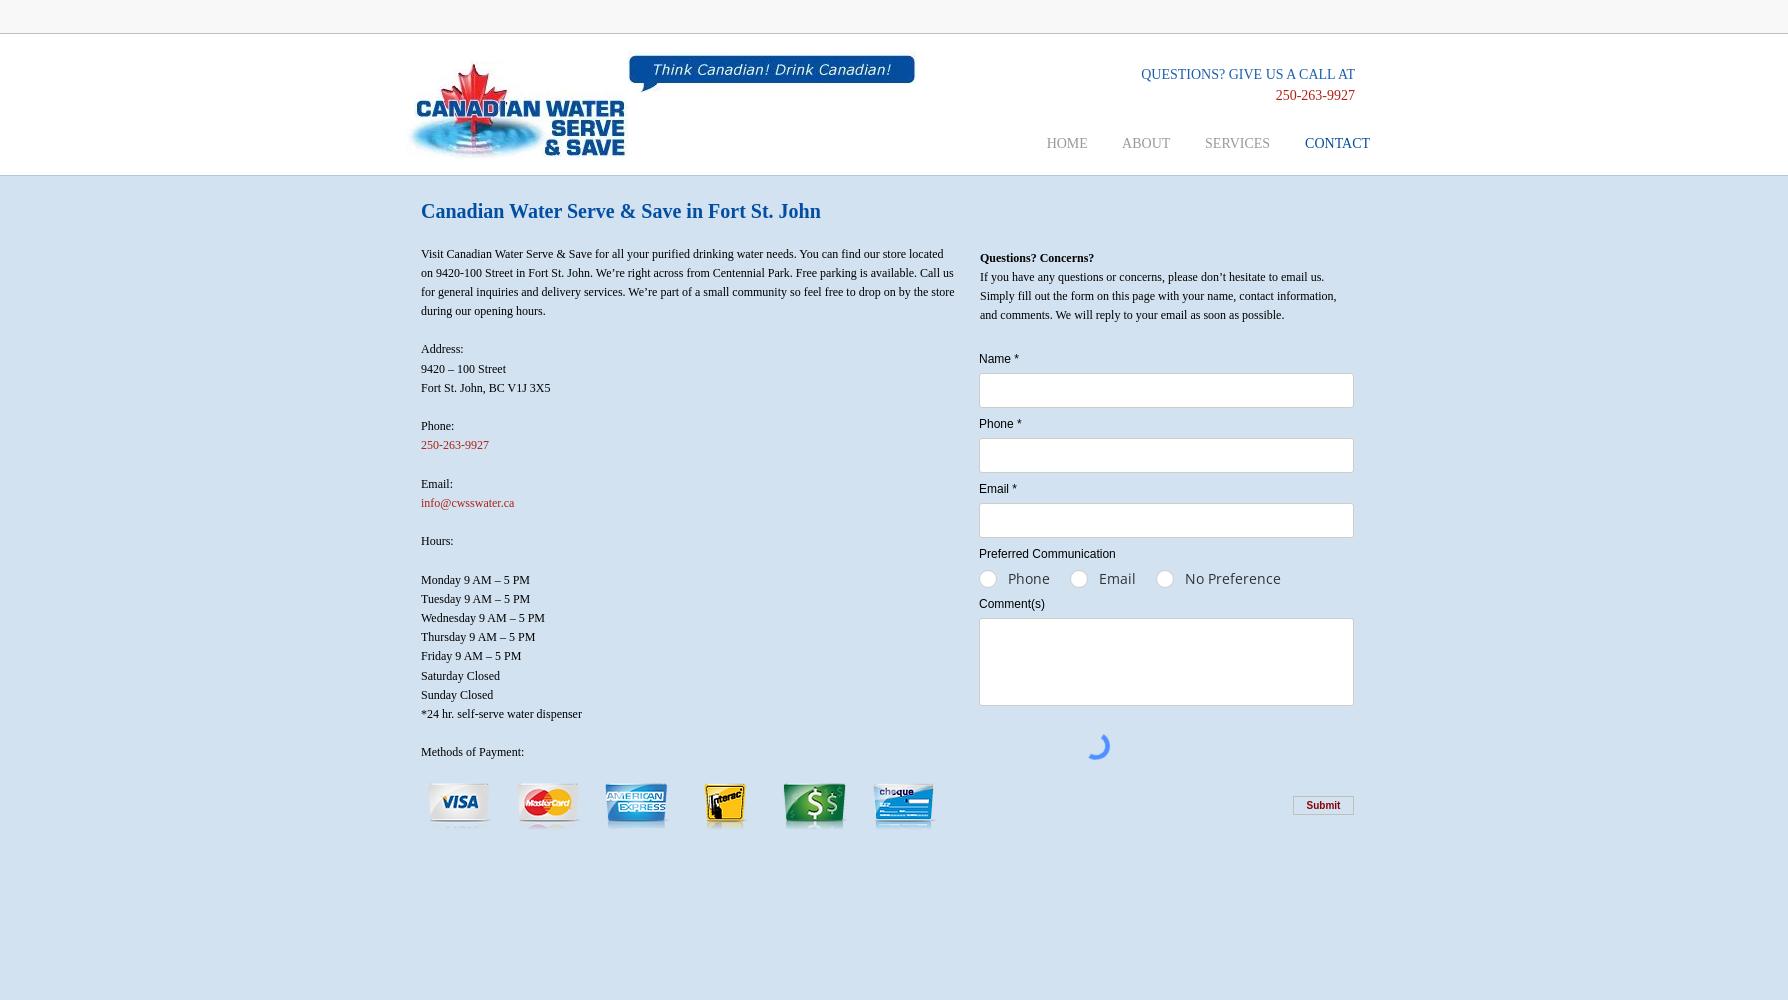  I want to click on 'Fort St. John, BC V1J 3X5', so click(420, 387).